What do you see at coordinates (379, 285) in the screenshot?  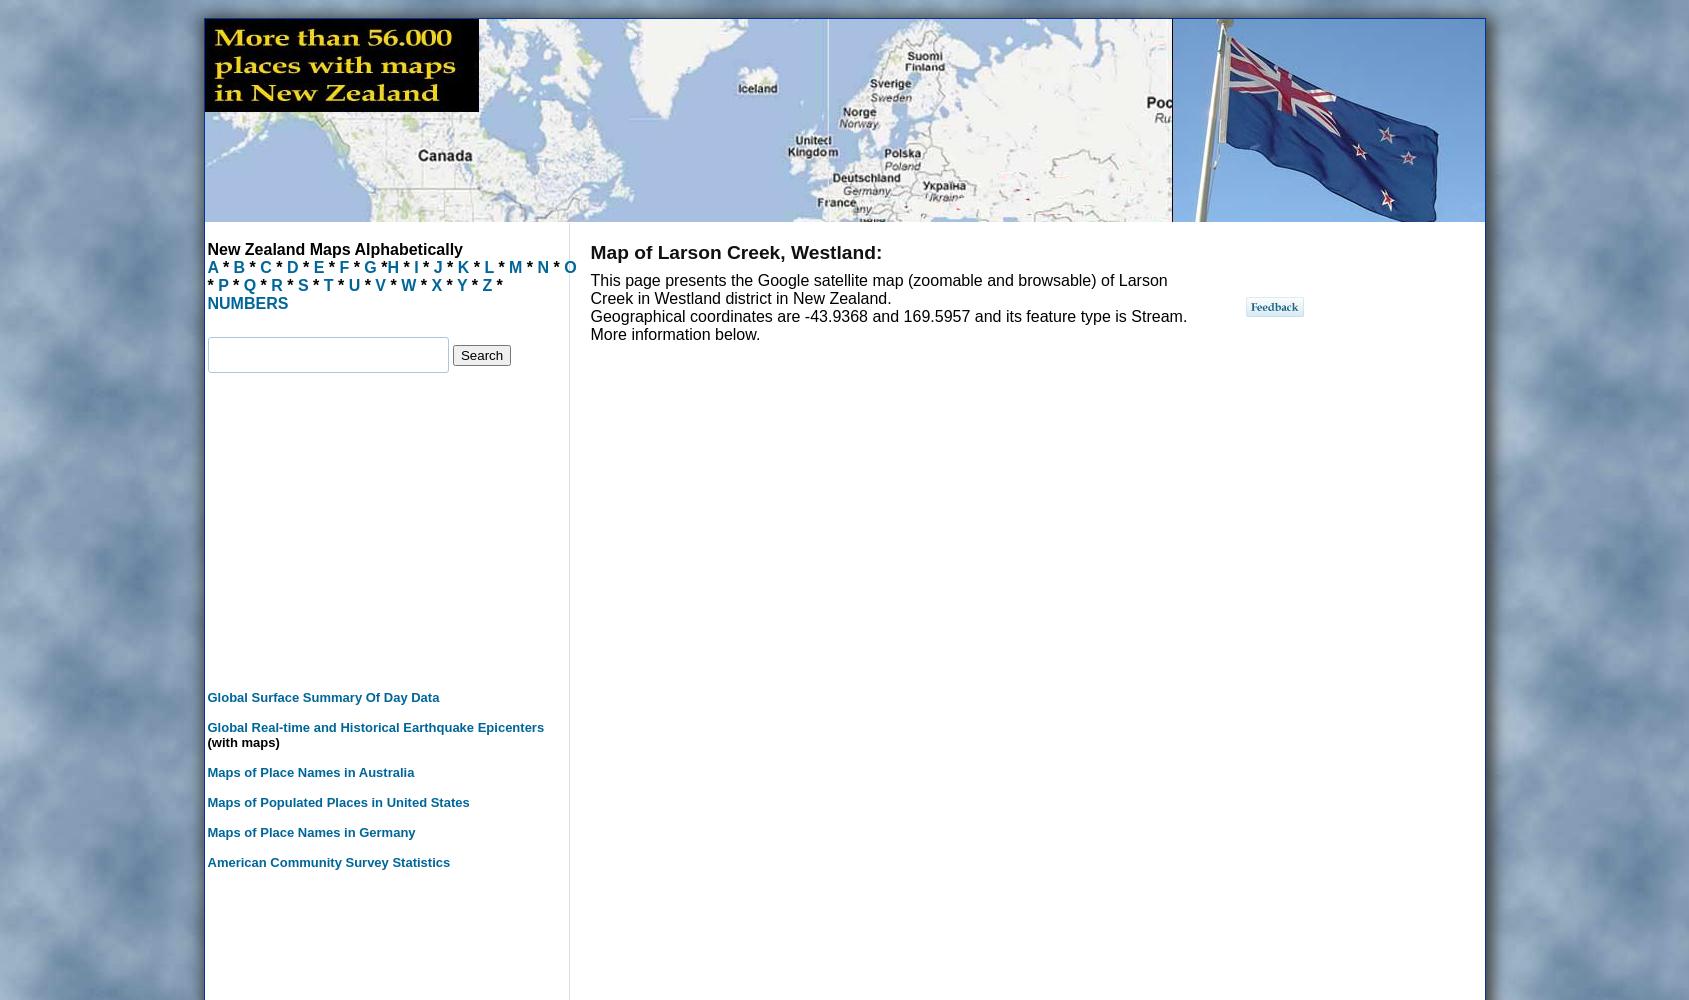 I see `'V'` at bounding box center [379, 285].